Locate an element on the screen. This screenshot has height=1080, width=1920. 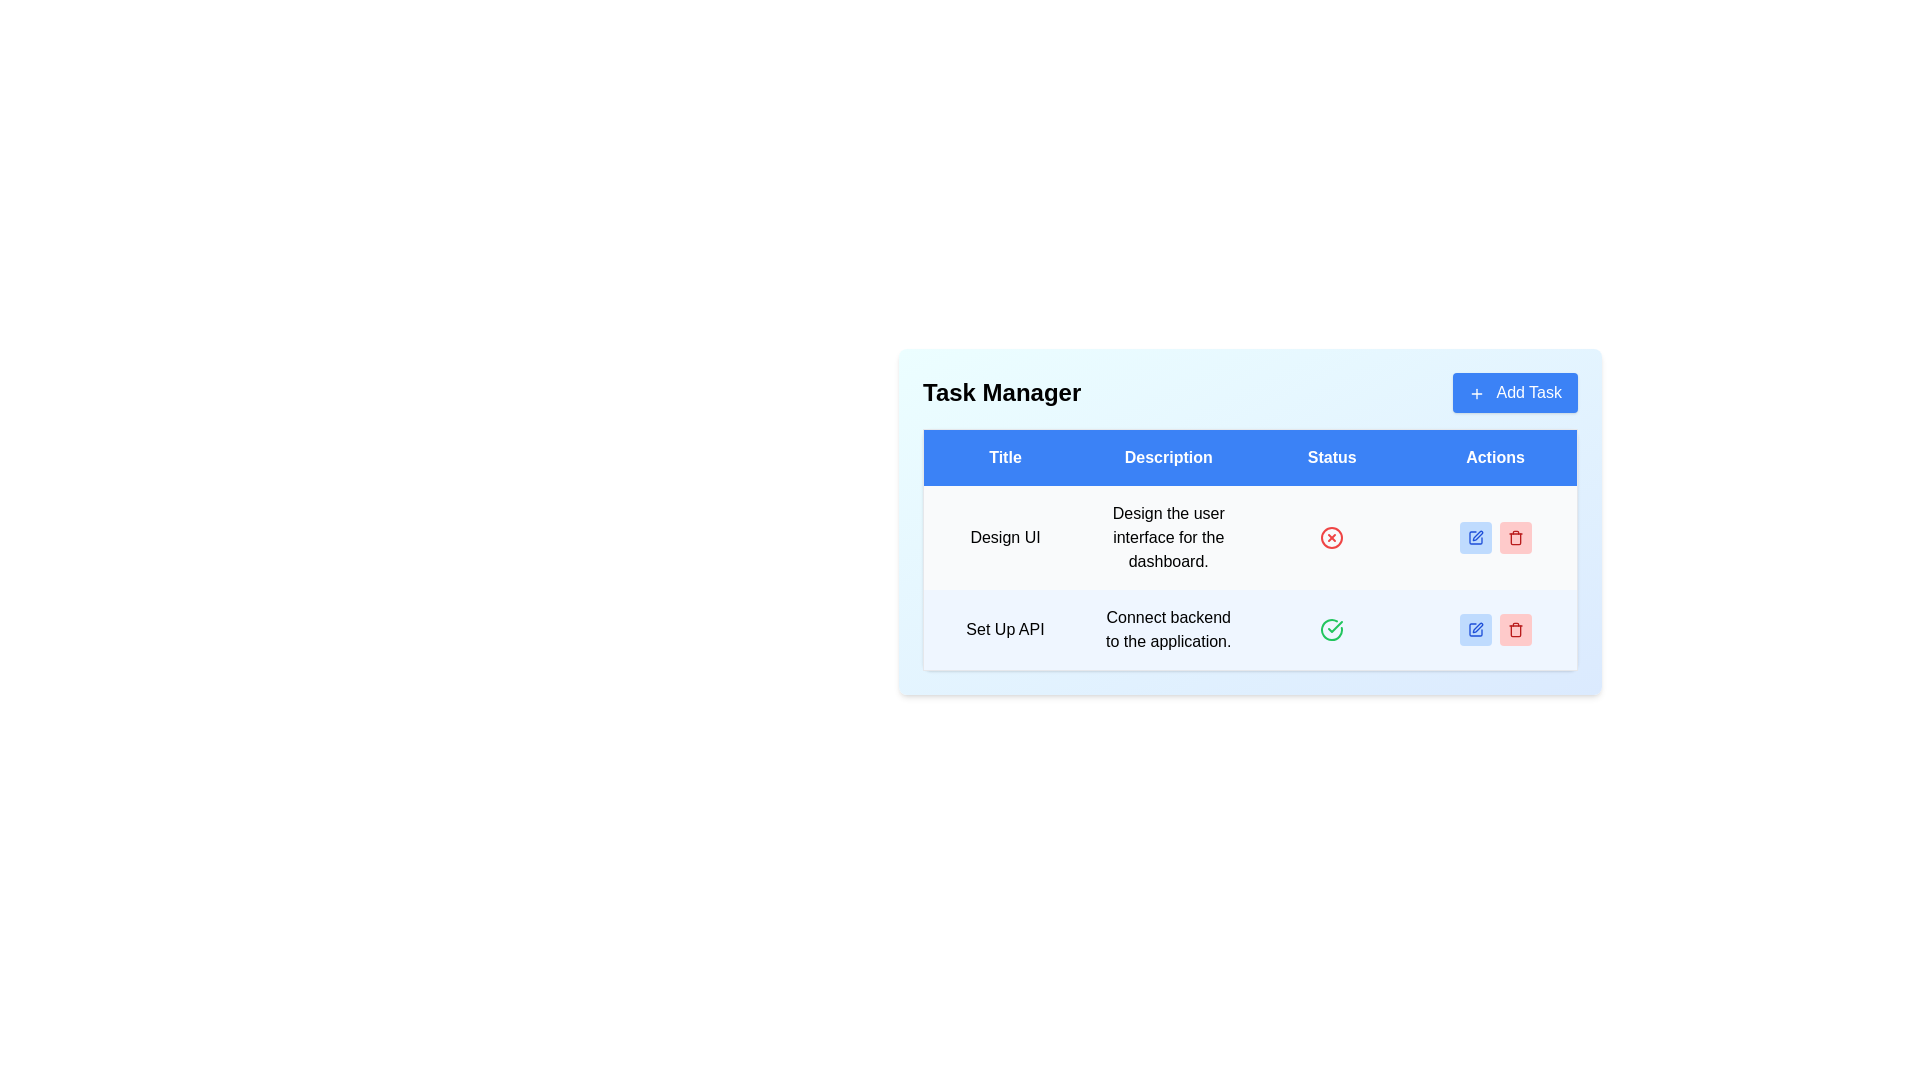
the blue square icon with a pen symbol located in the 'Actions' column of the 'Set Up API' row in the task table is located at coordinates (1475, 628).